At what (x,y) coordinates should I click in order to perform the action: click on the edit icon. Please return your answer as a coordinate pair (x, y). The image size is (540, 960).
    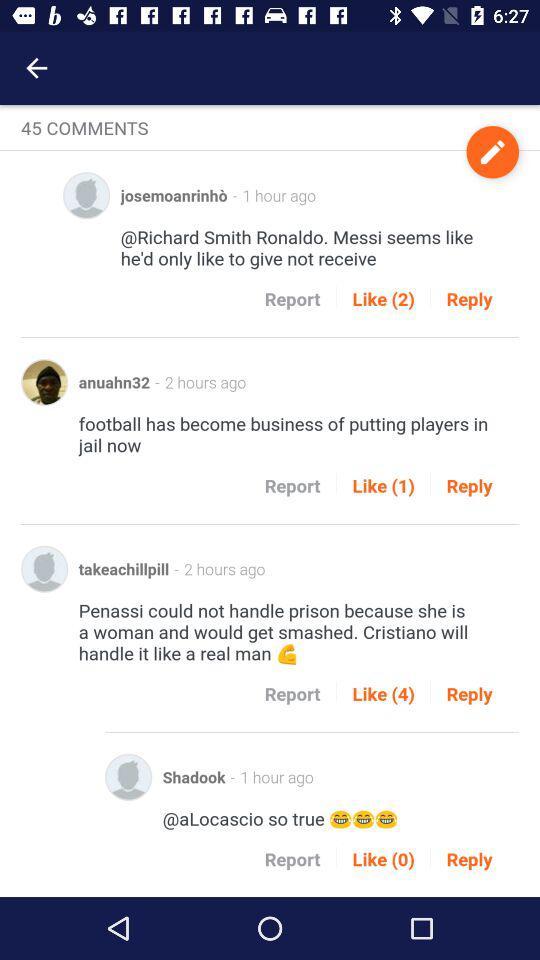
    Looking at the image, I should click on (491, 151).